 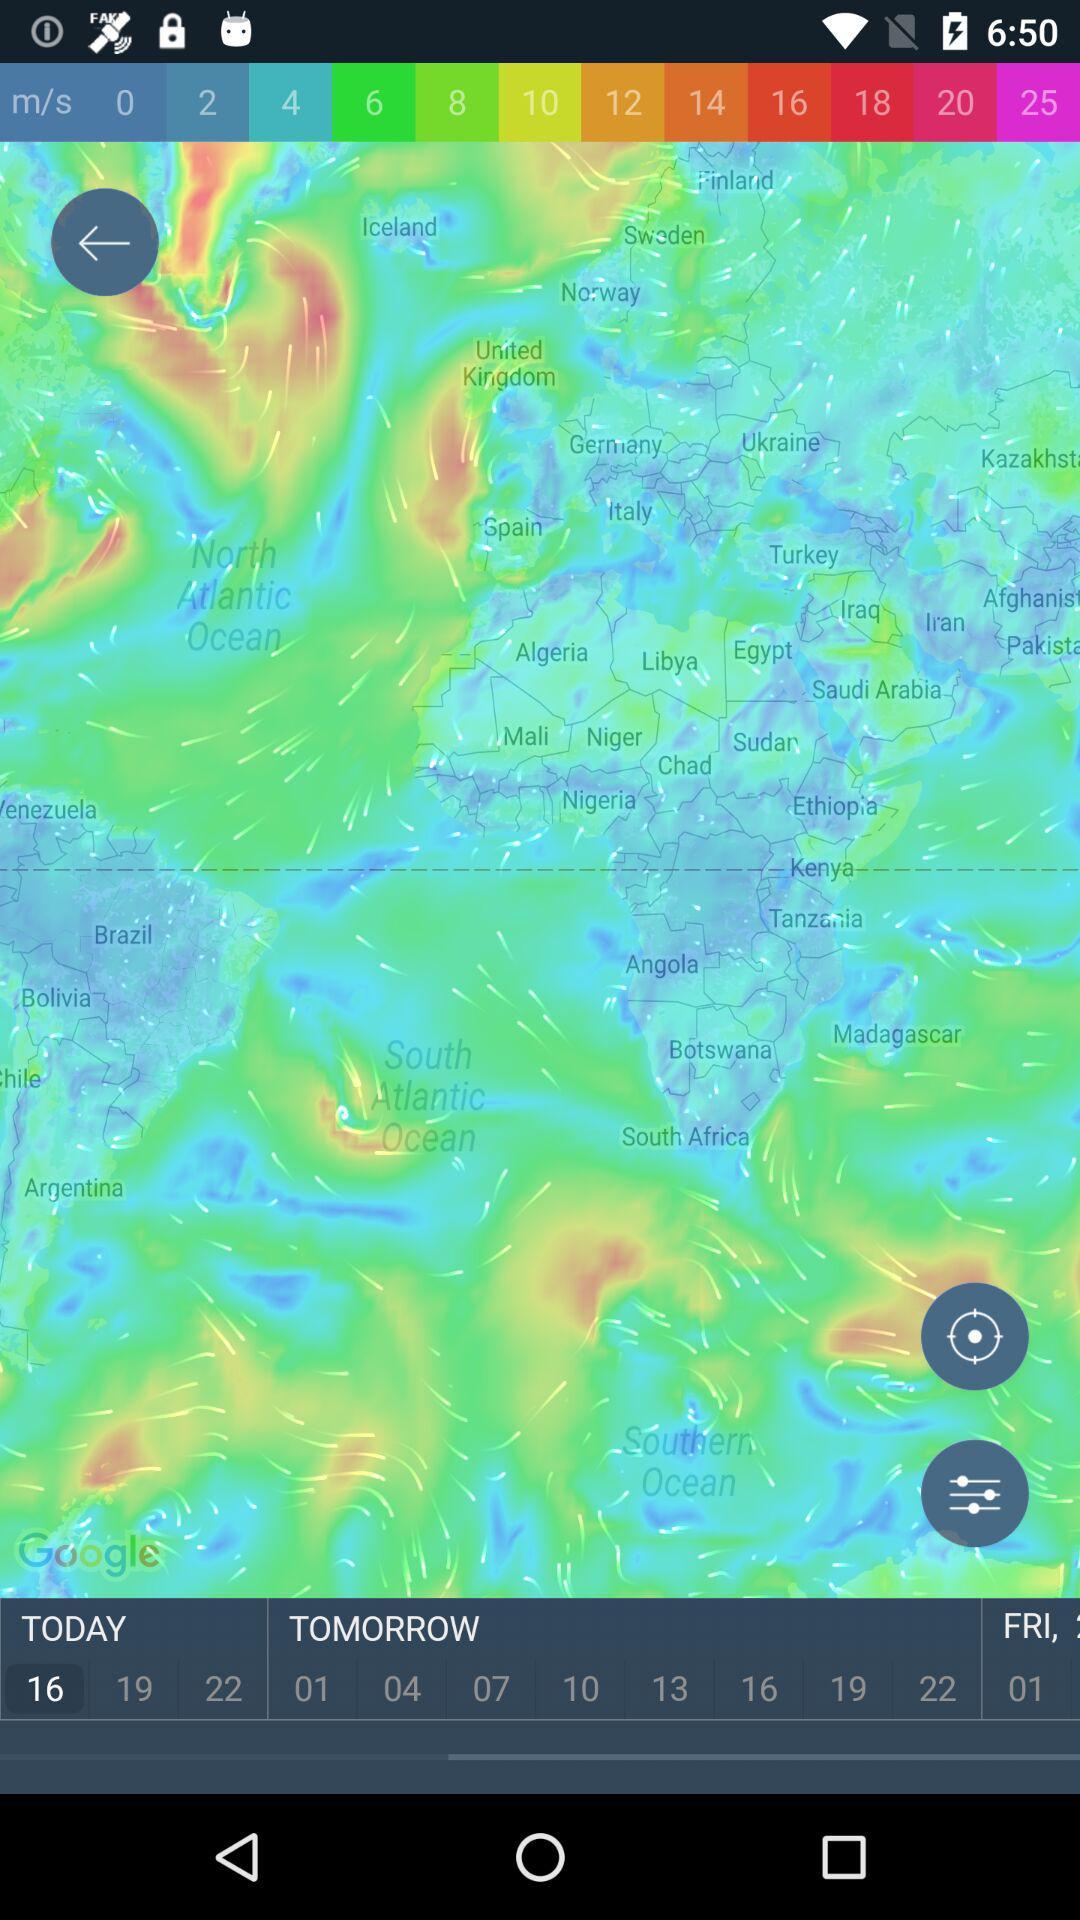 I want to click on exit button, so click(x=104, y=245).